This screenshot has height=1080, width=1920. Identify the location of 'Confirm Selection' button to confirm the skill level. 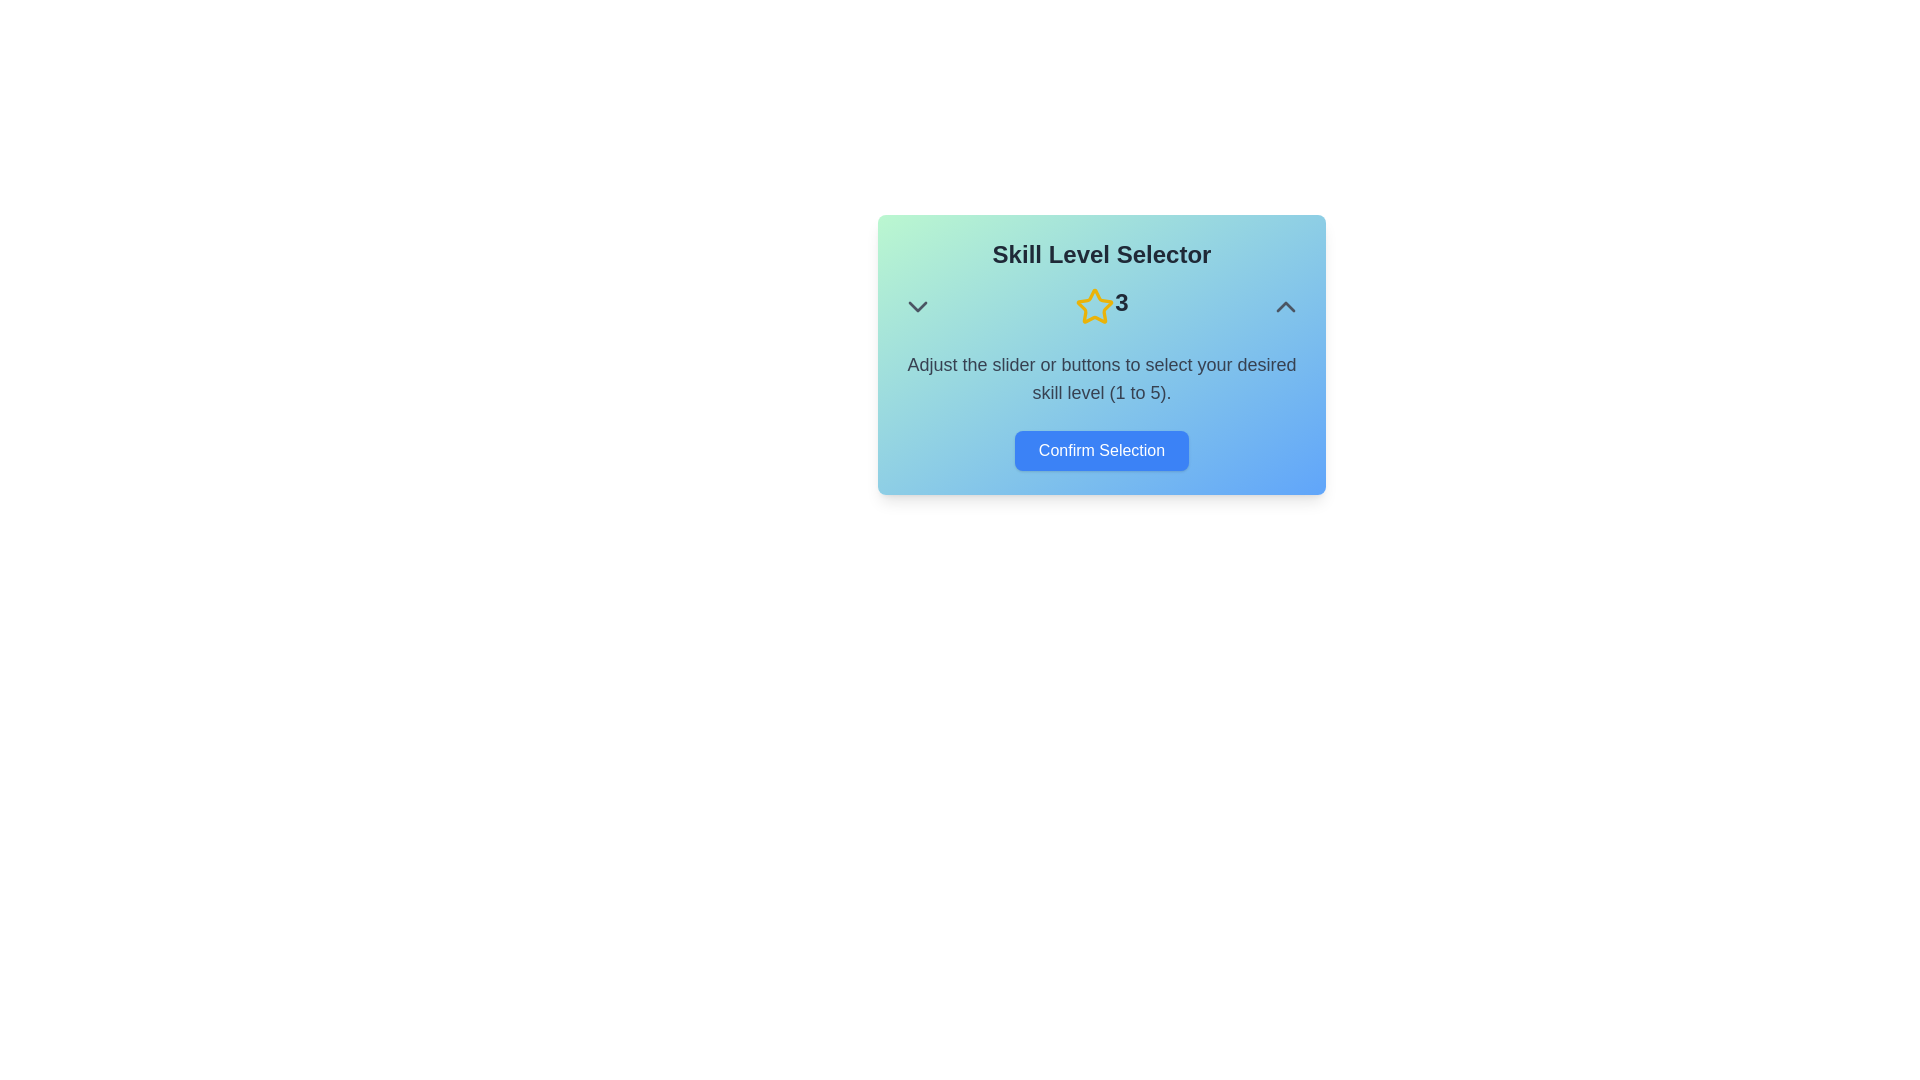
(1101, 451).